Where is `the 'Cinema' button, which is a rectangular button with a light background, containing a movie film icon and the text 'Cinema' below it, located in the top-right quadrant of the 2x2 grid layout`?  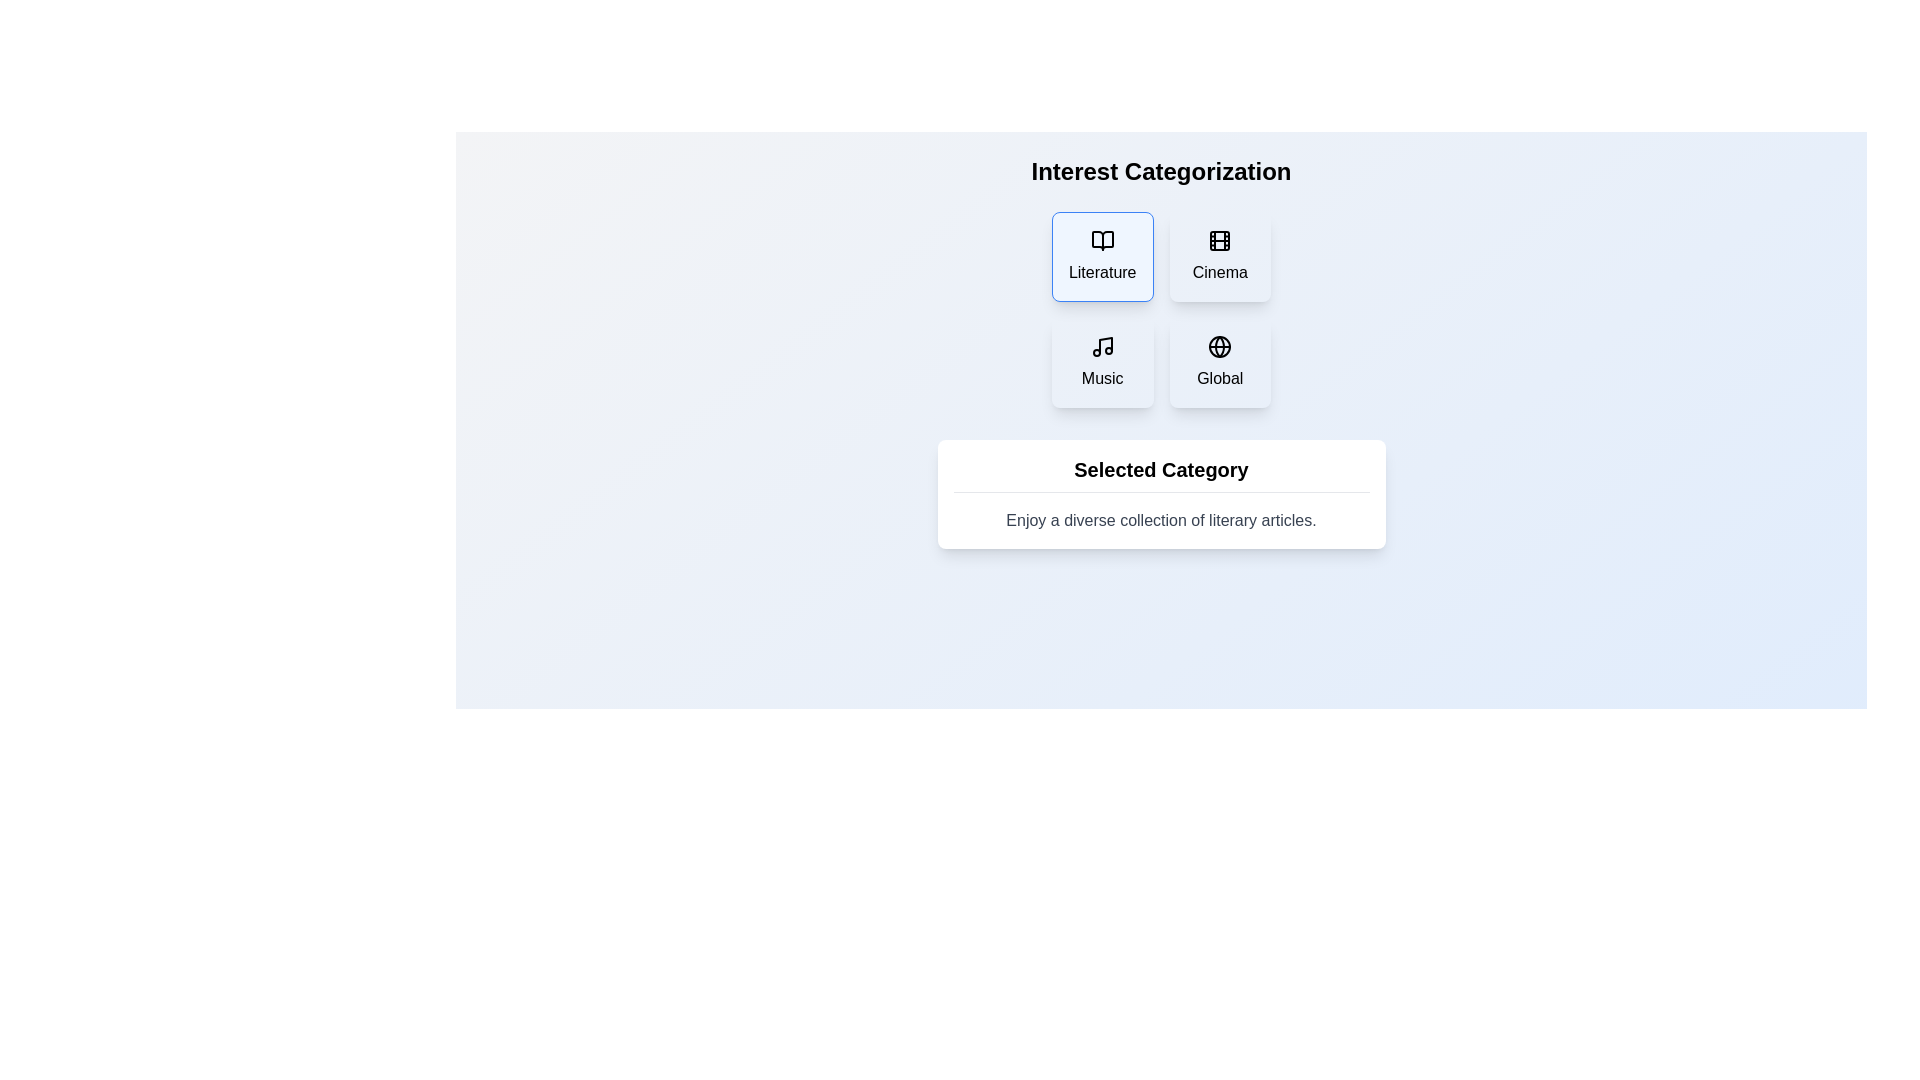 the 'Cinema' button, which is a rectangular button with a light background, containing a movie film icon and the text 'Cinema' below it, located in the top-right quadrant of the 2x2 grid layout is located at coordinates (1219, 256).